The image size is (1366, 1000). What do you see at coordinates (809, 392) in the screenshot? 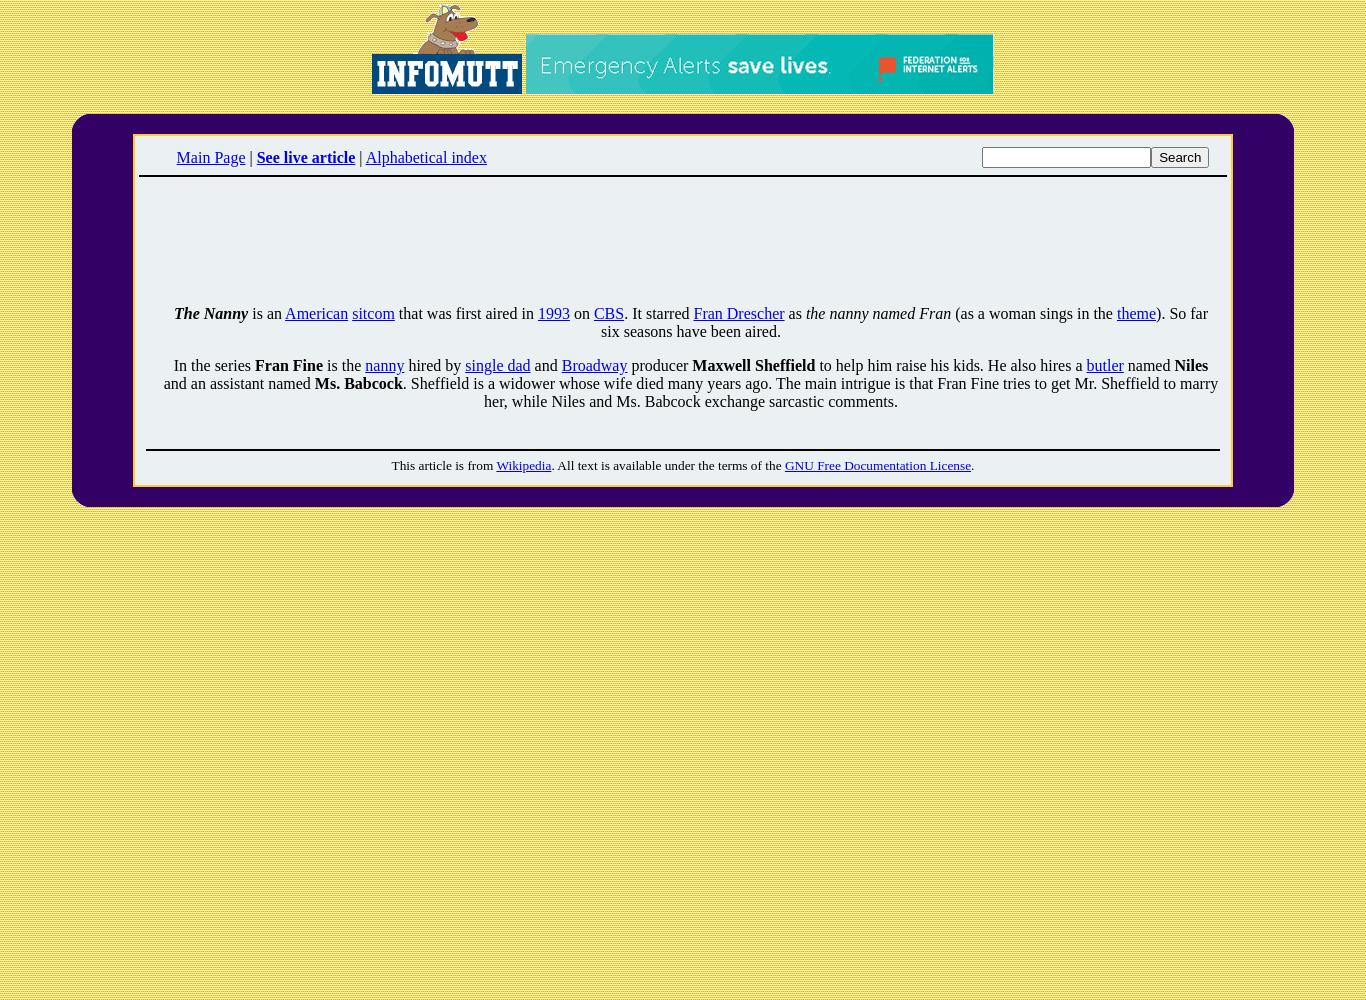
I see `'. Sheffield is a widower whose wife died many years ago. The main intrigue is that Fran Fine tries to get Mr. Sheffield to marry her, while  Niles and Ms. Babcock exchange sarcastic comments.'` at bounding box center [809, 392].